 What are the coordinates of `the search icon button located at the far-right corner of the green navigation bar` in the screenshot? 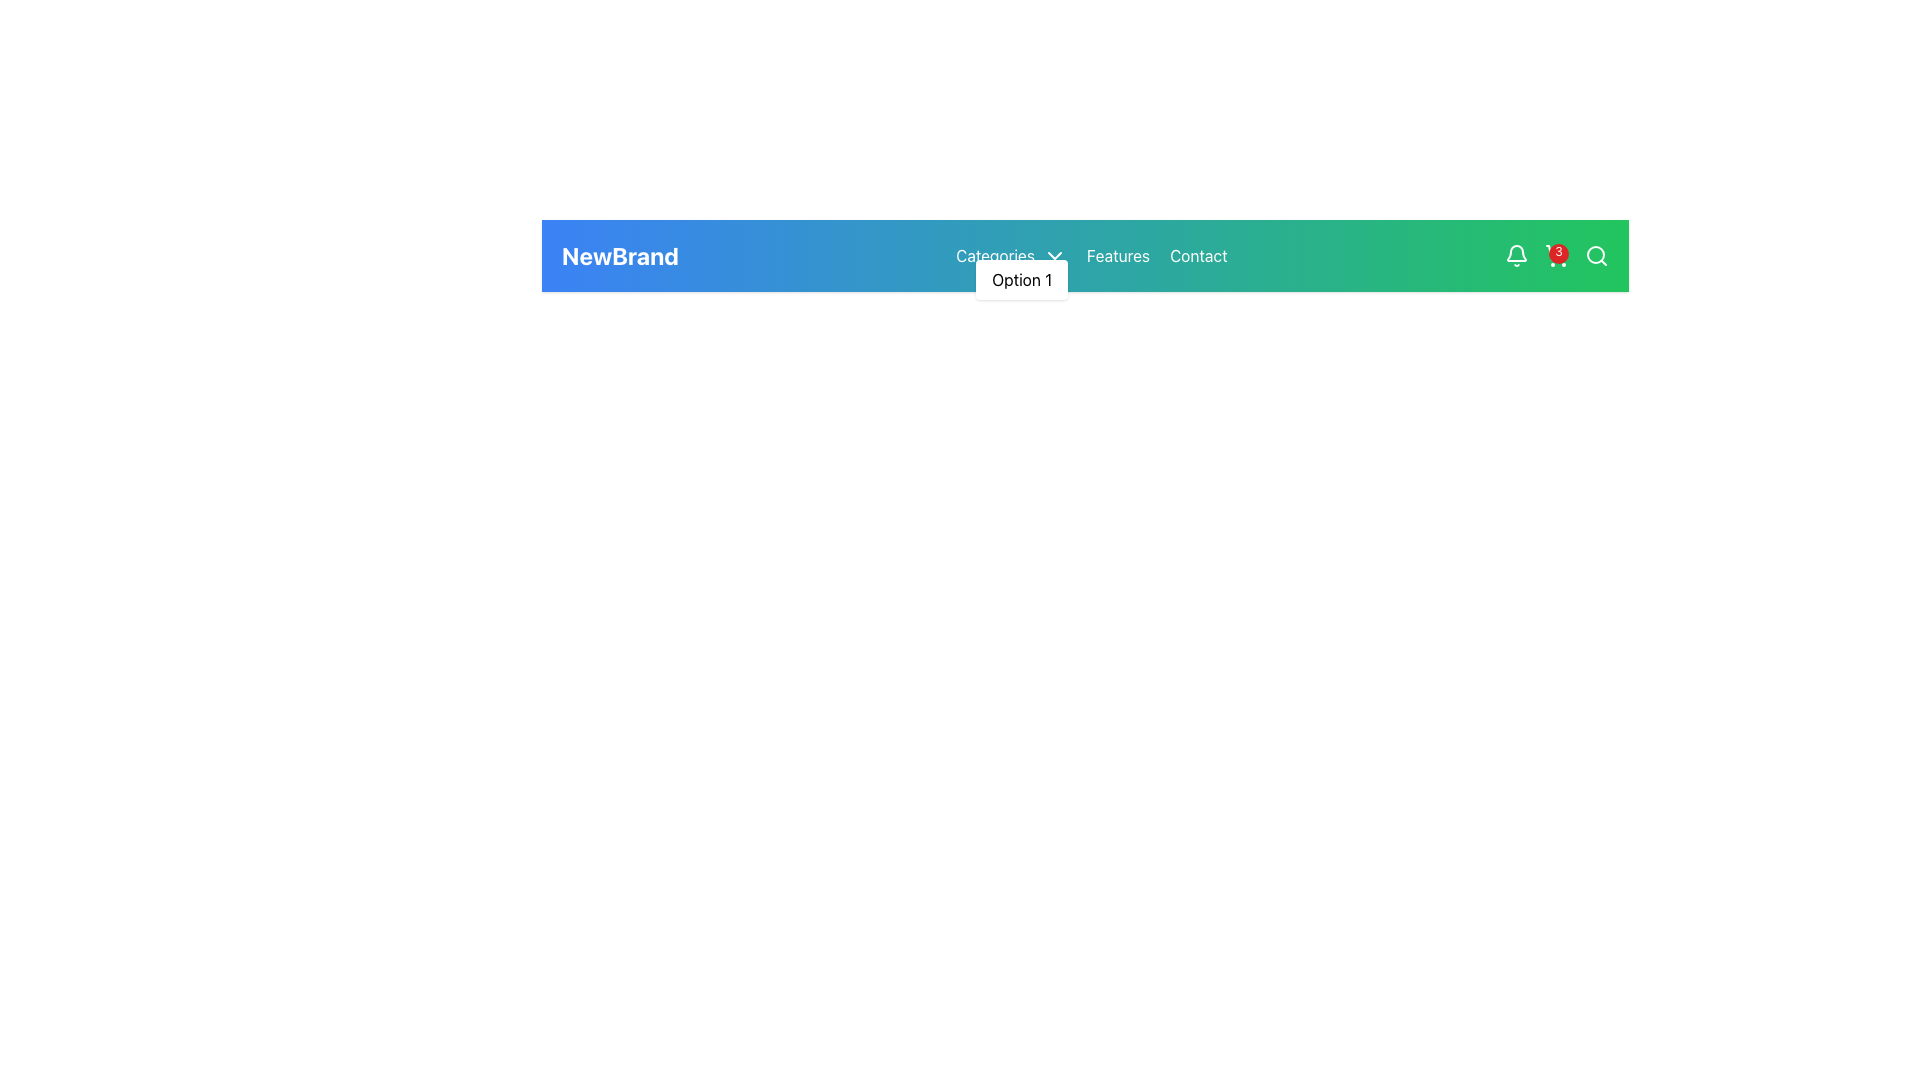 It's located at (1596, 254).